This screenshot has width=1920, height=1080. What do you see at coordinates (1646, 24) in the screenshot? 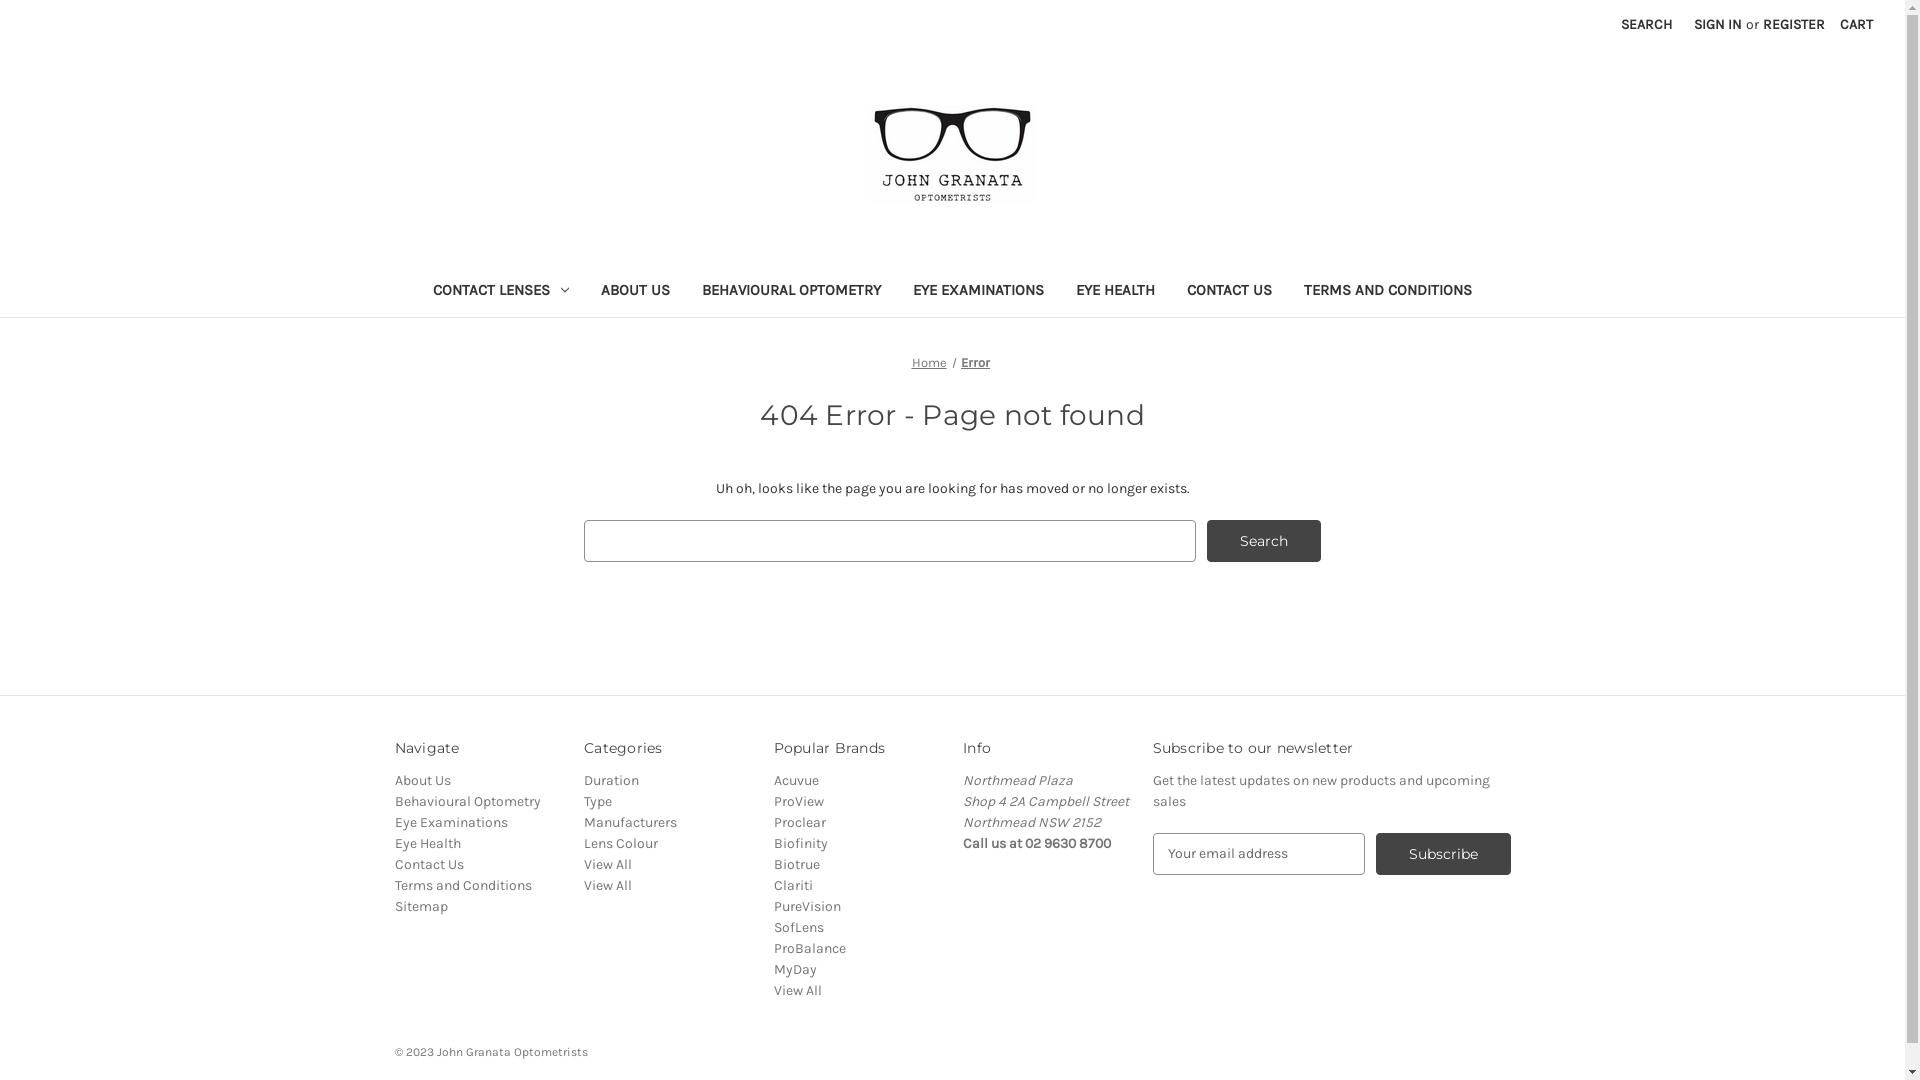
I see `'SEARCH'` at bounding box center [1646, 24].